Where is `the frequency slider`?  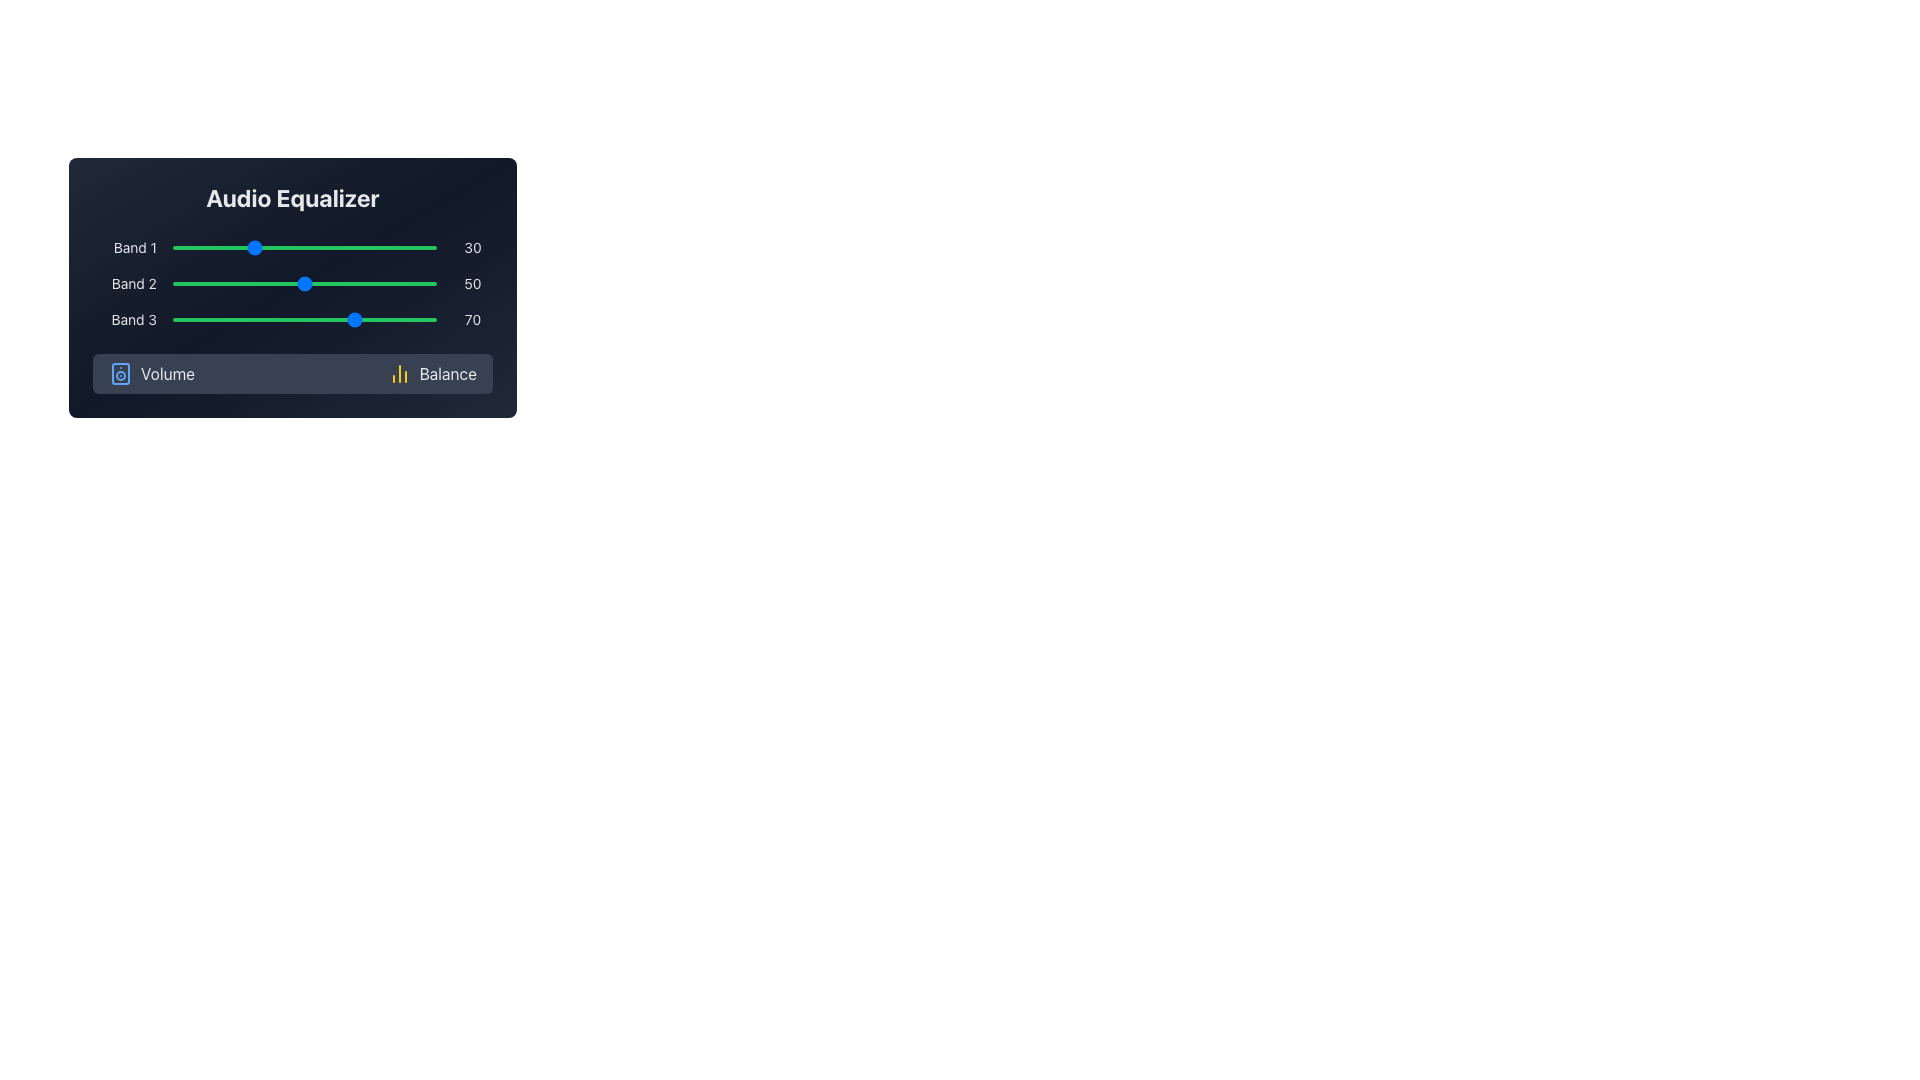 the frequency slider is located at coordinates (339, 284).